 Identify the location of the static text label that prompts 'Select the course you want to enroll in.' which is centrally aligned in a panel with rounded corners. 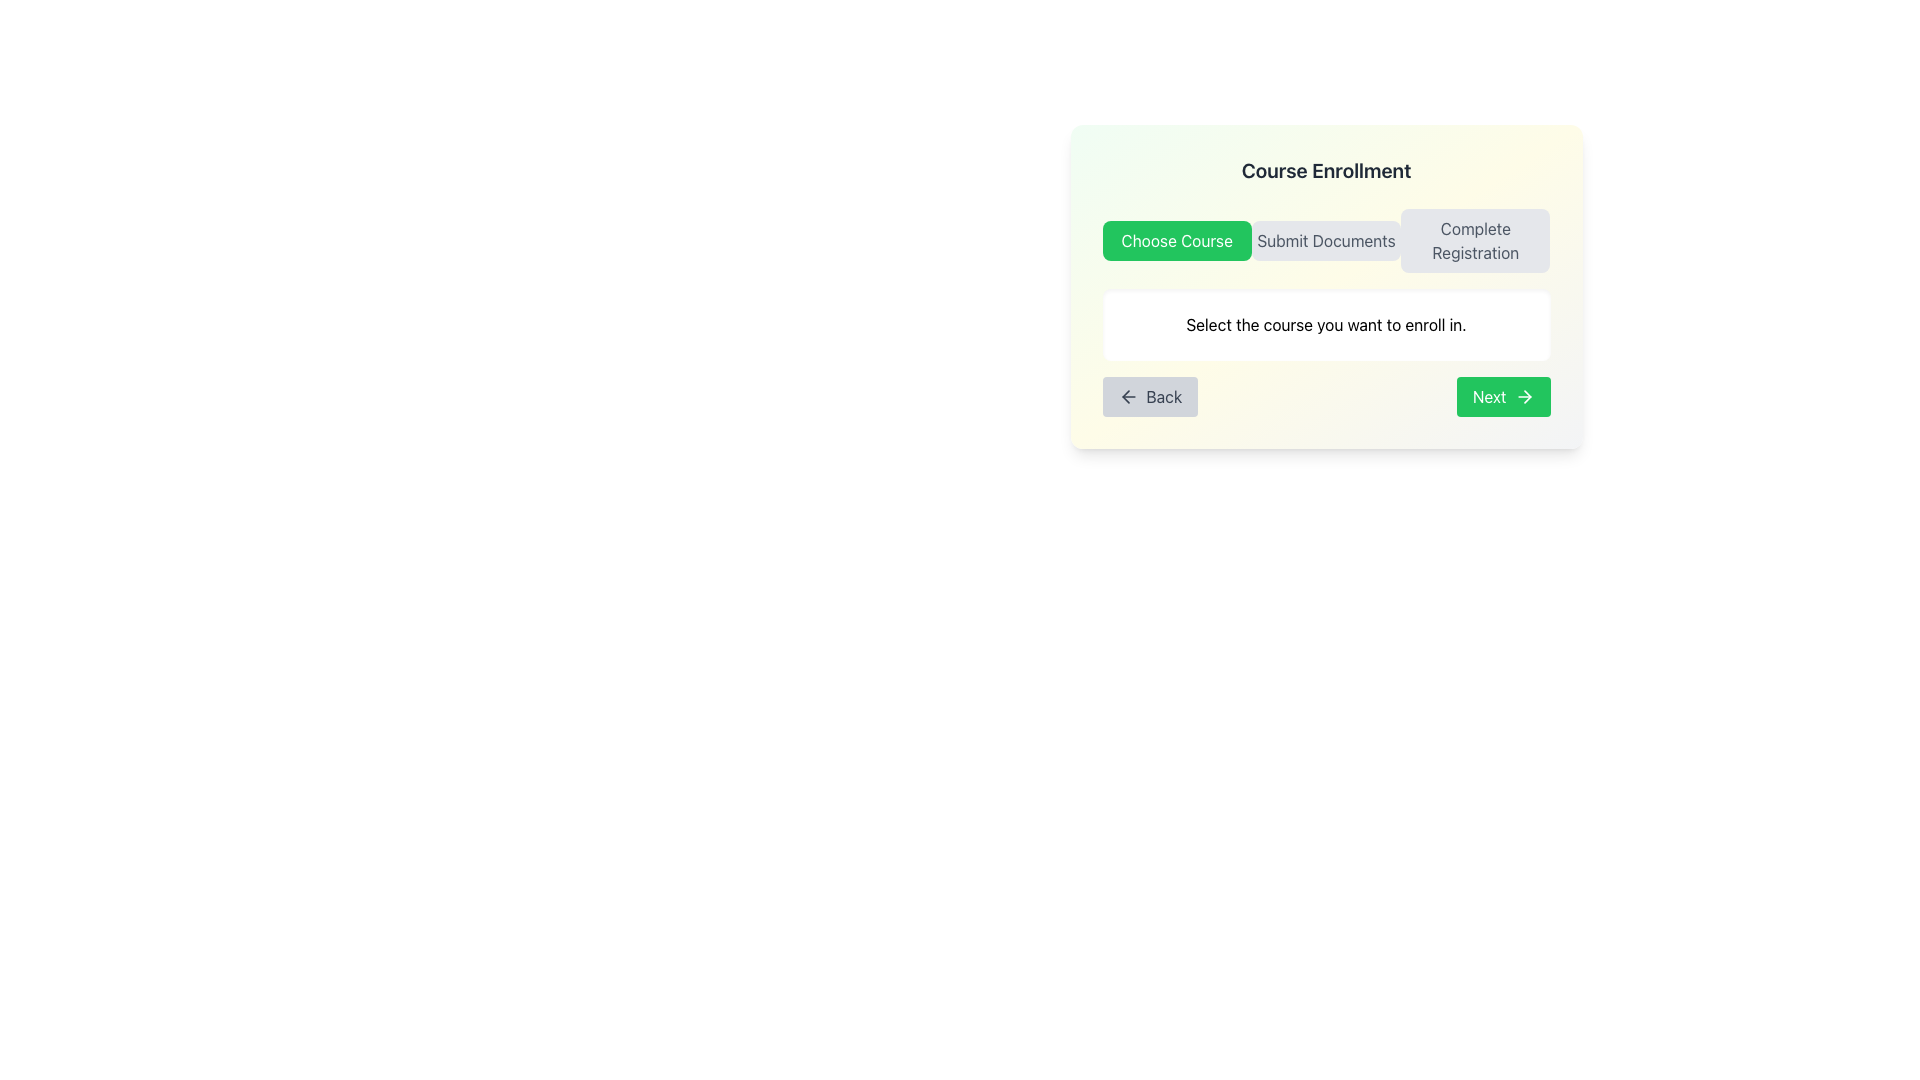
(1326, 323).